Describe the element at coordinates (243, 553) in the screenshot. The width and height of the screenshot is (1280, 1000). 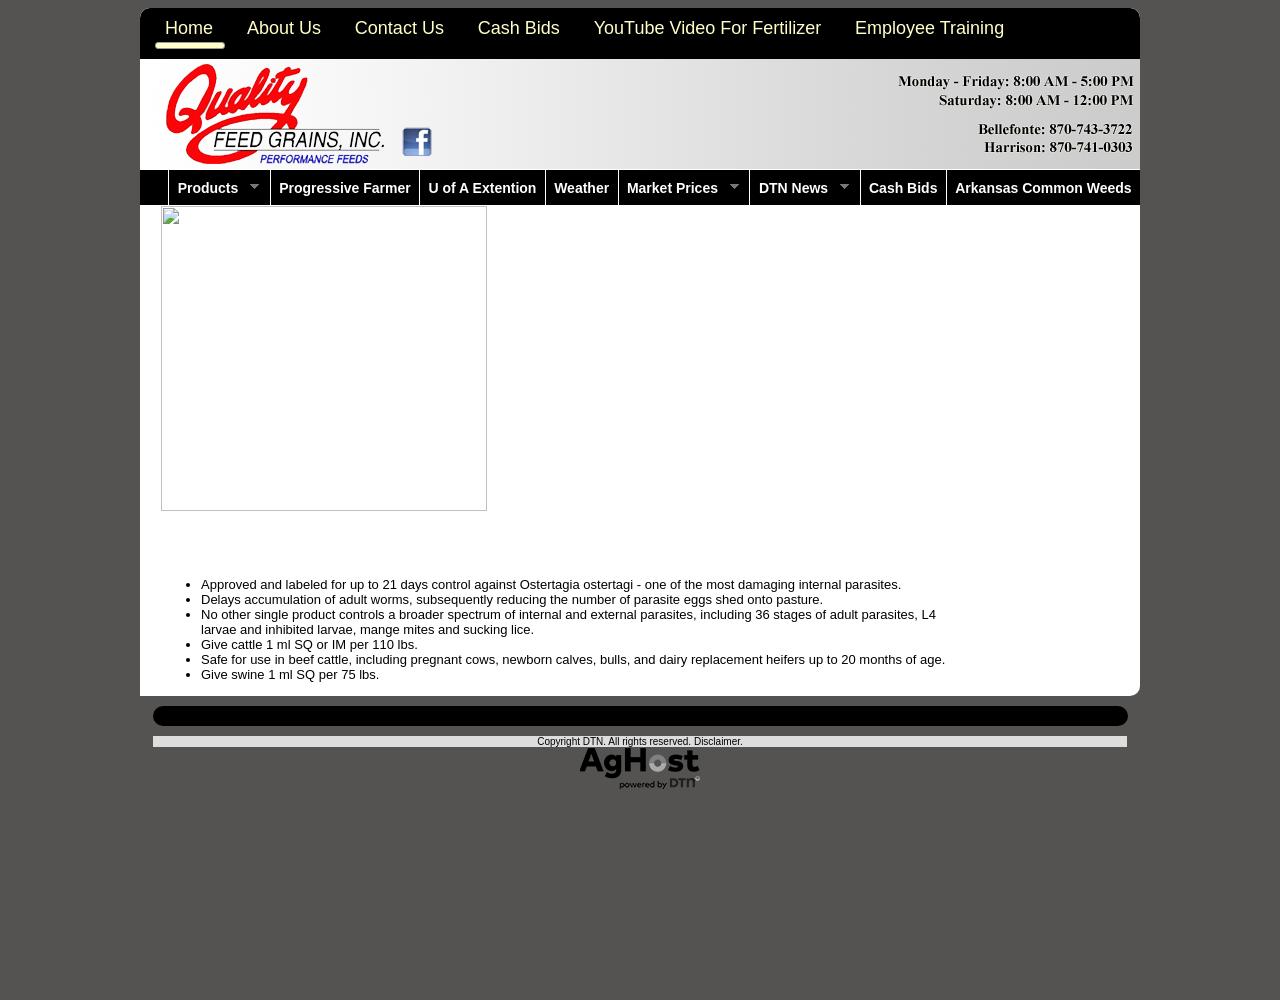
I see `'Dectomax Injectable (*)'` at that location.